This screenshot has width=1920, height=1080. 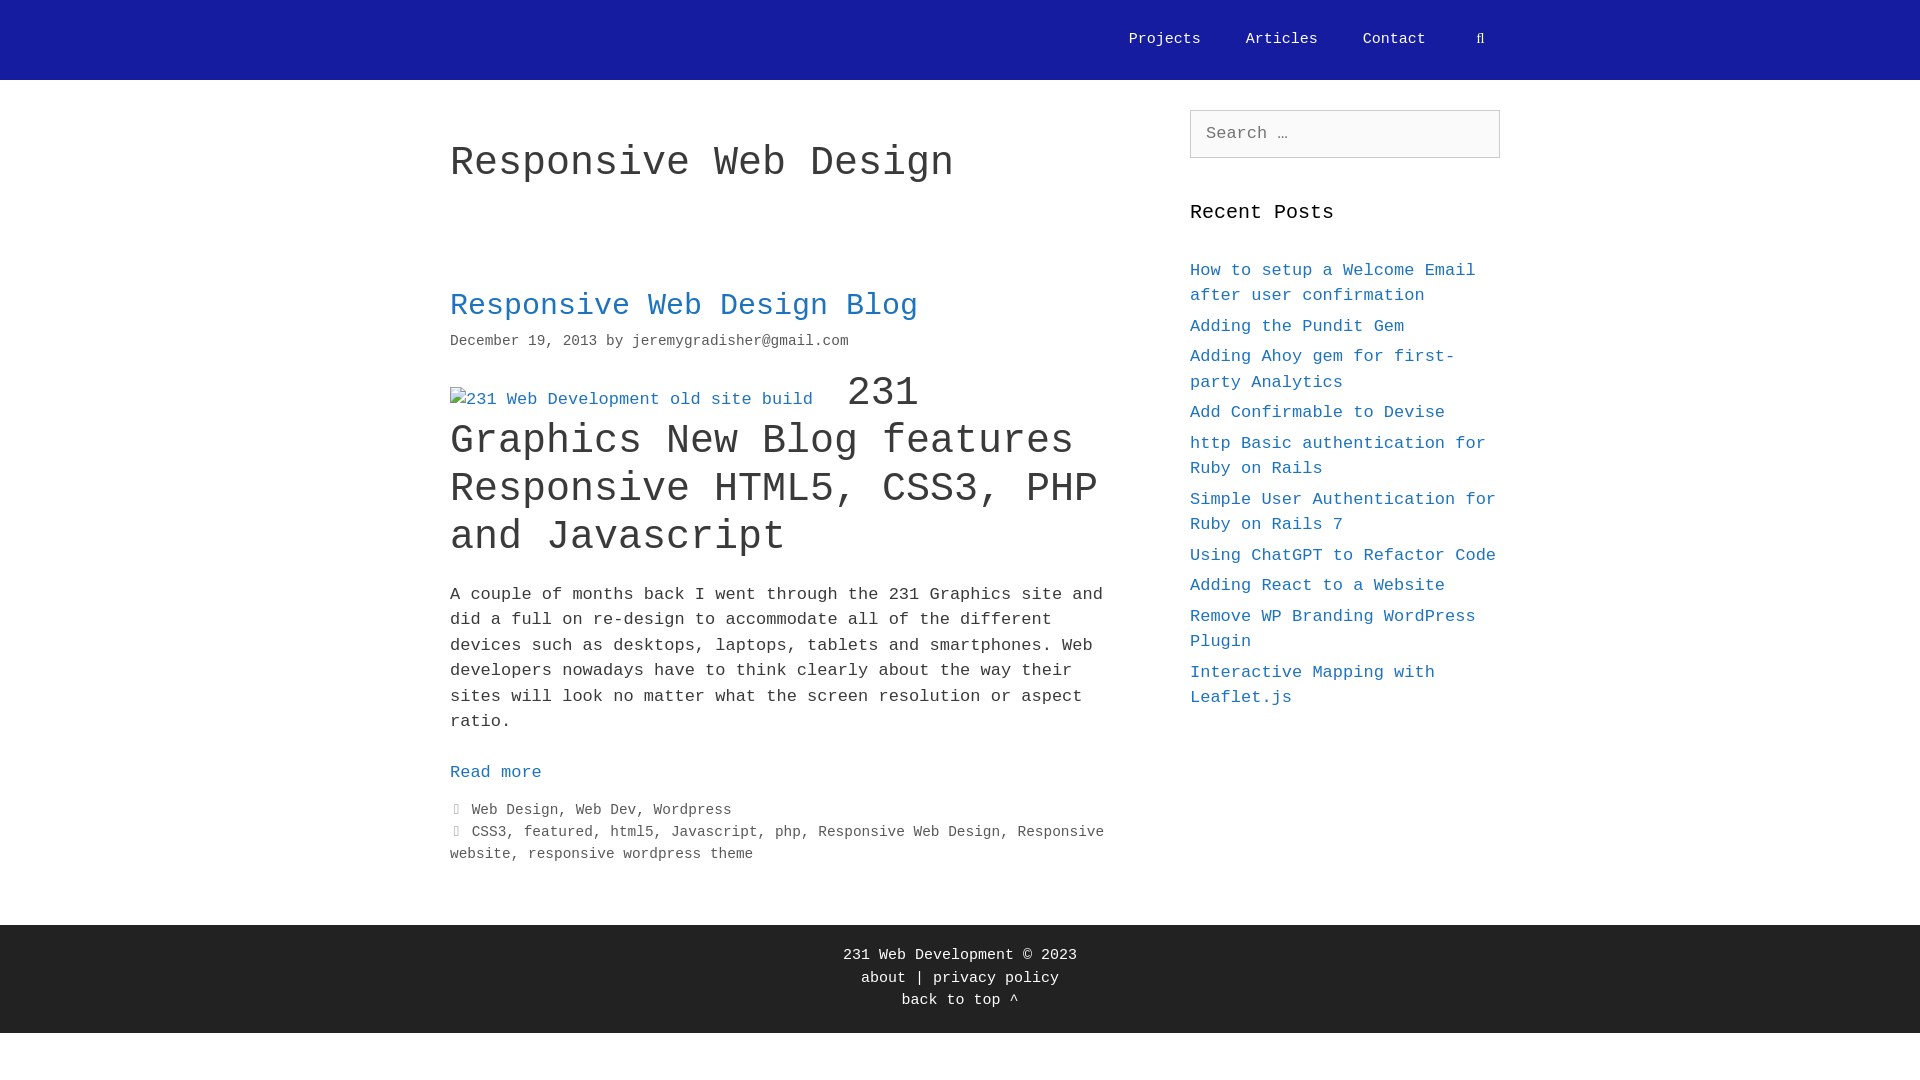 What do you see at coordinates (958, 1000) in the screenshot?
I see `'back to top ^'` at bounding box center [958, 1000].